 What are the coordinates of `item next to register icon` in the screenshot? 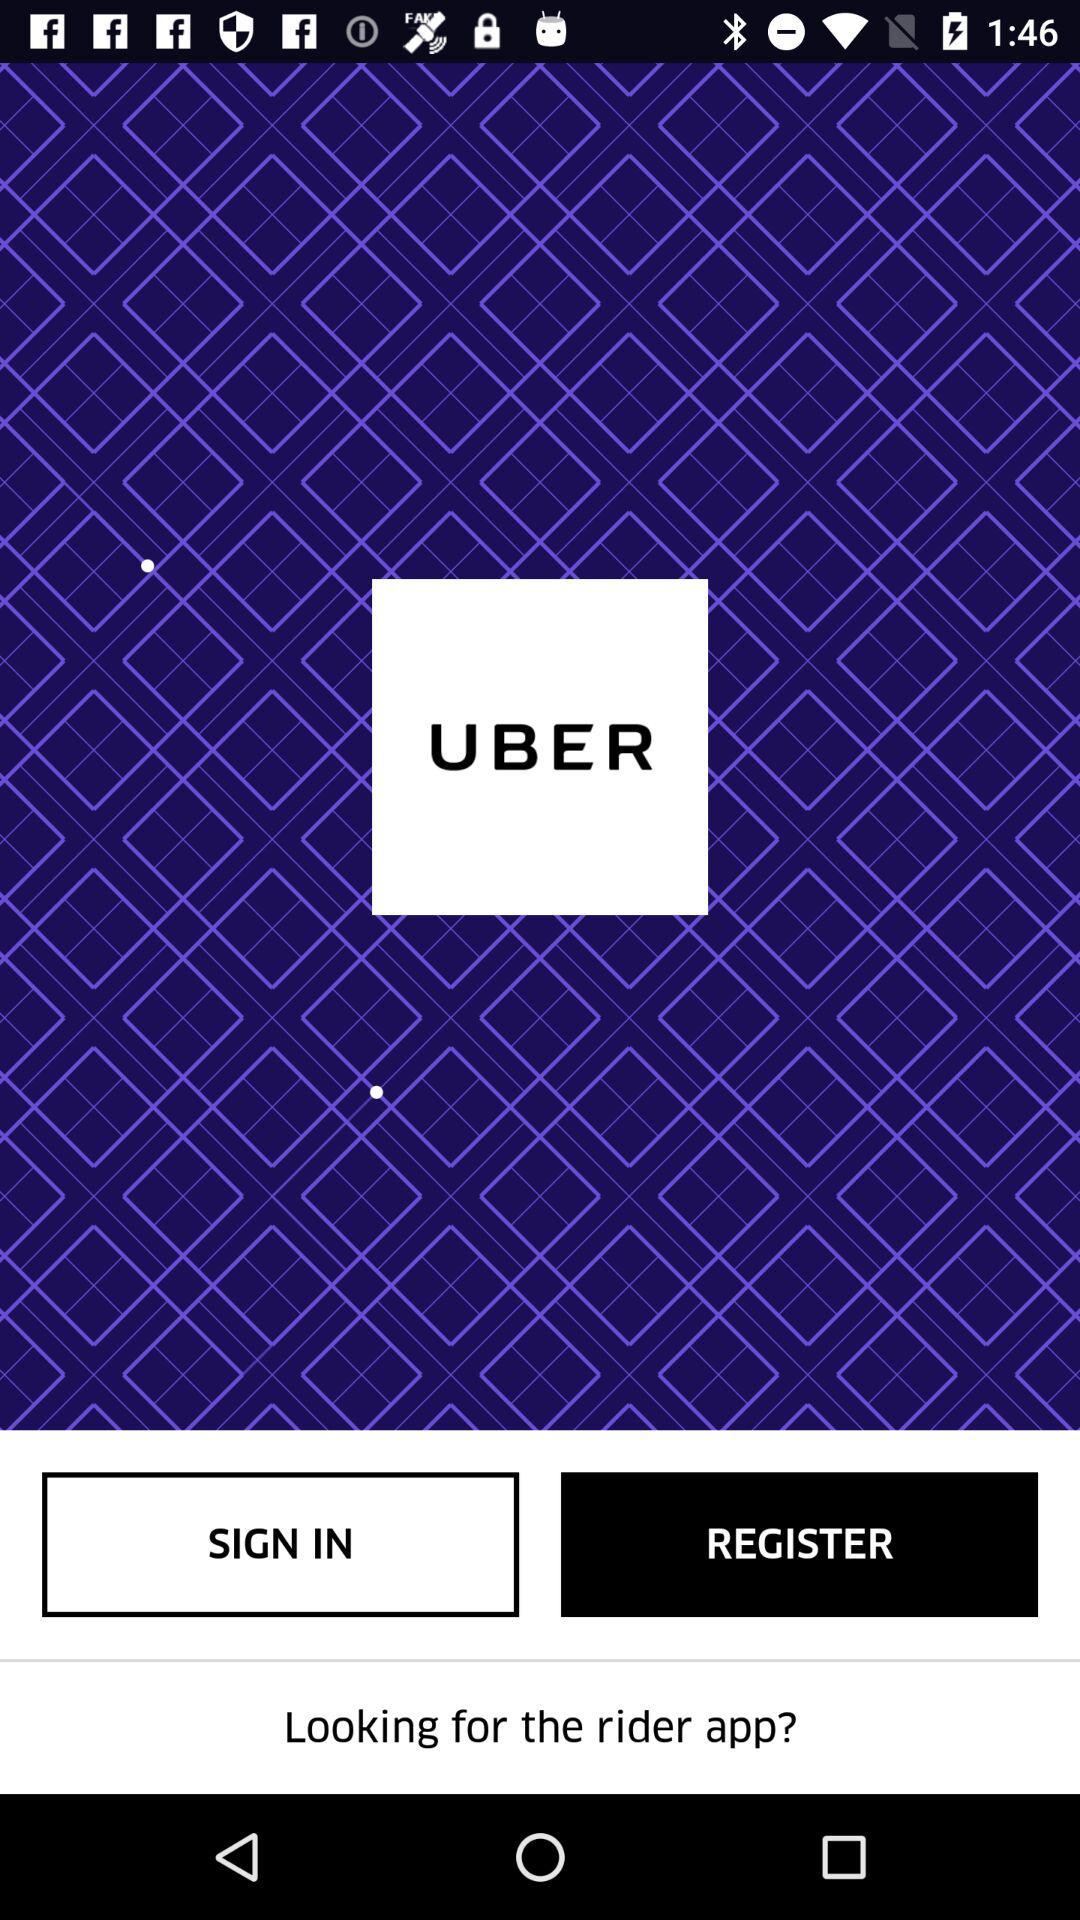 It's located at (280, 1543).